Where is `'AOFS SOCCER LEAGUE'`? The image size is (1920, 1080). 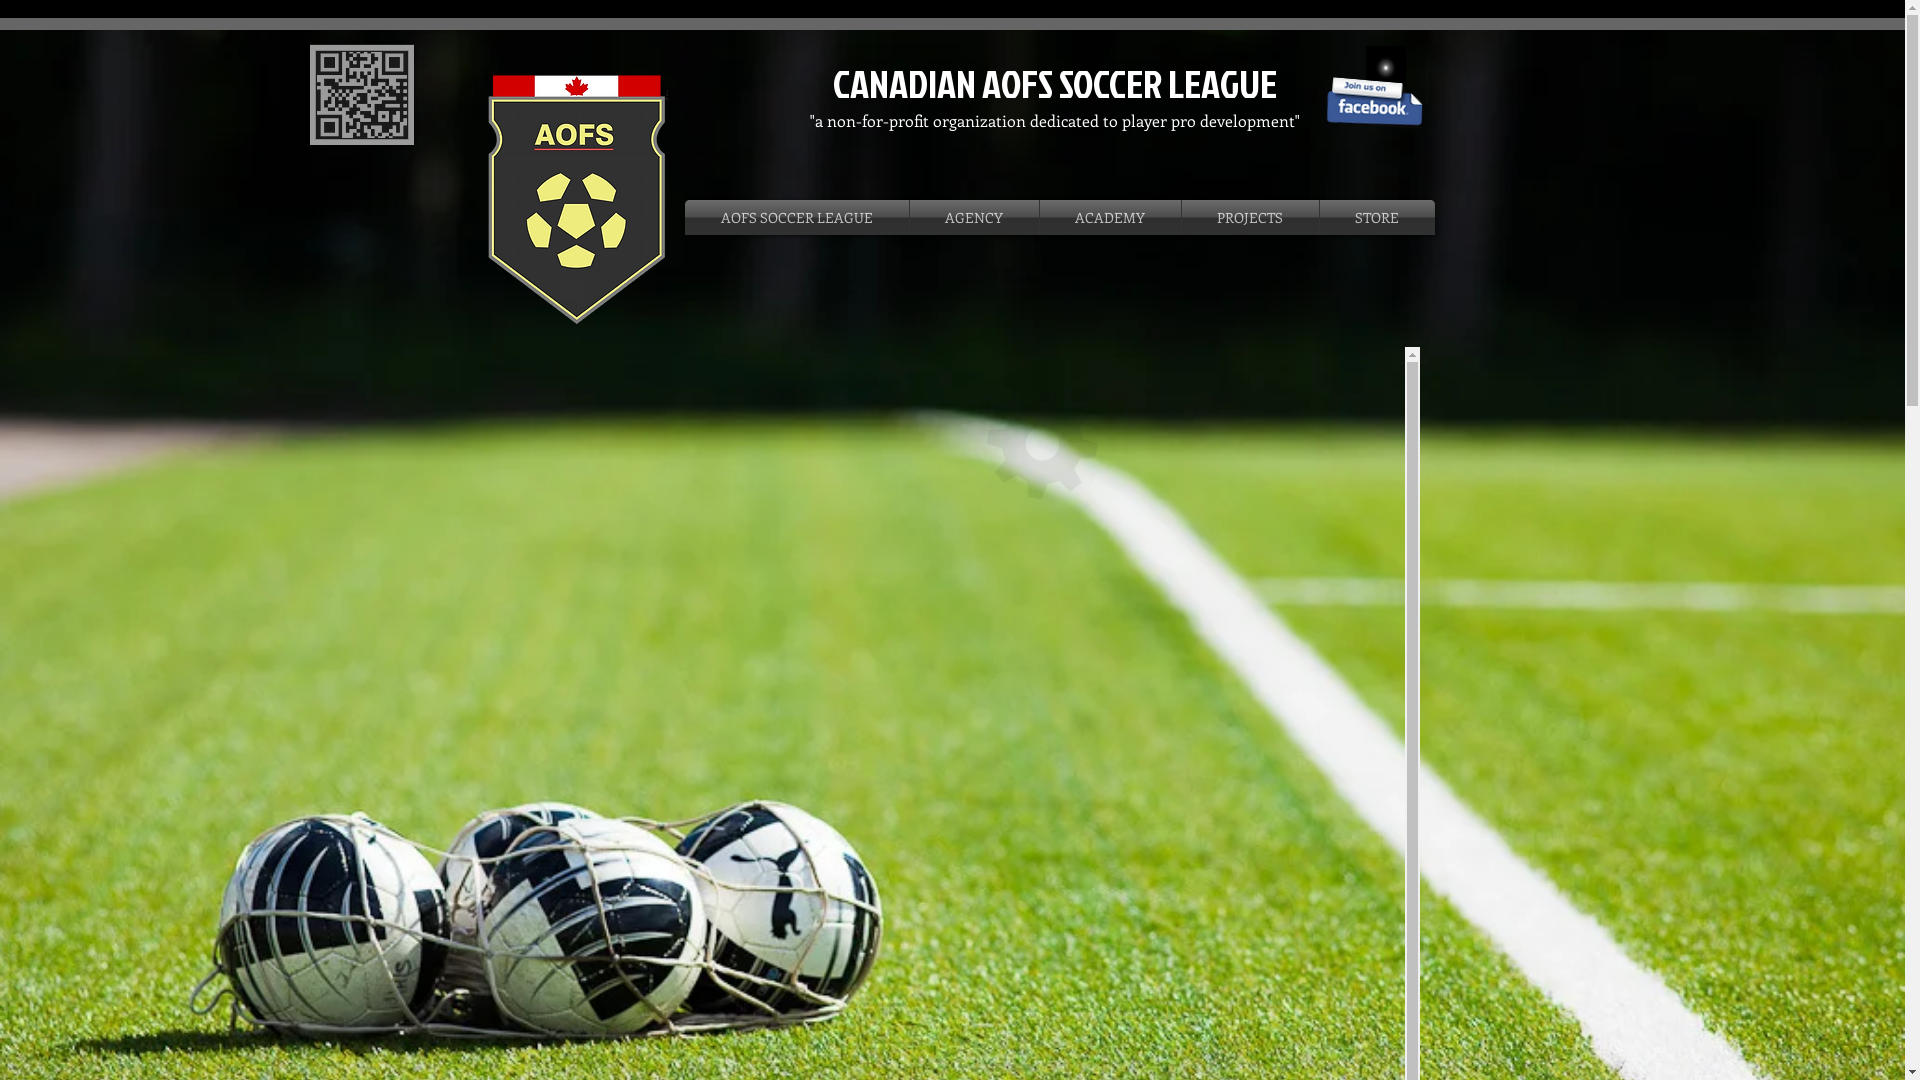 'AOFS SOCCER LEAGUE' is located at coordinates (795, 217).